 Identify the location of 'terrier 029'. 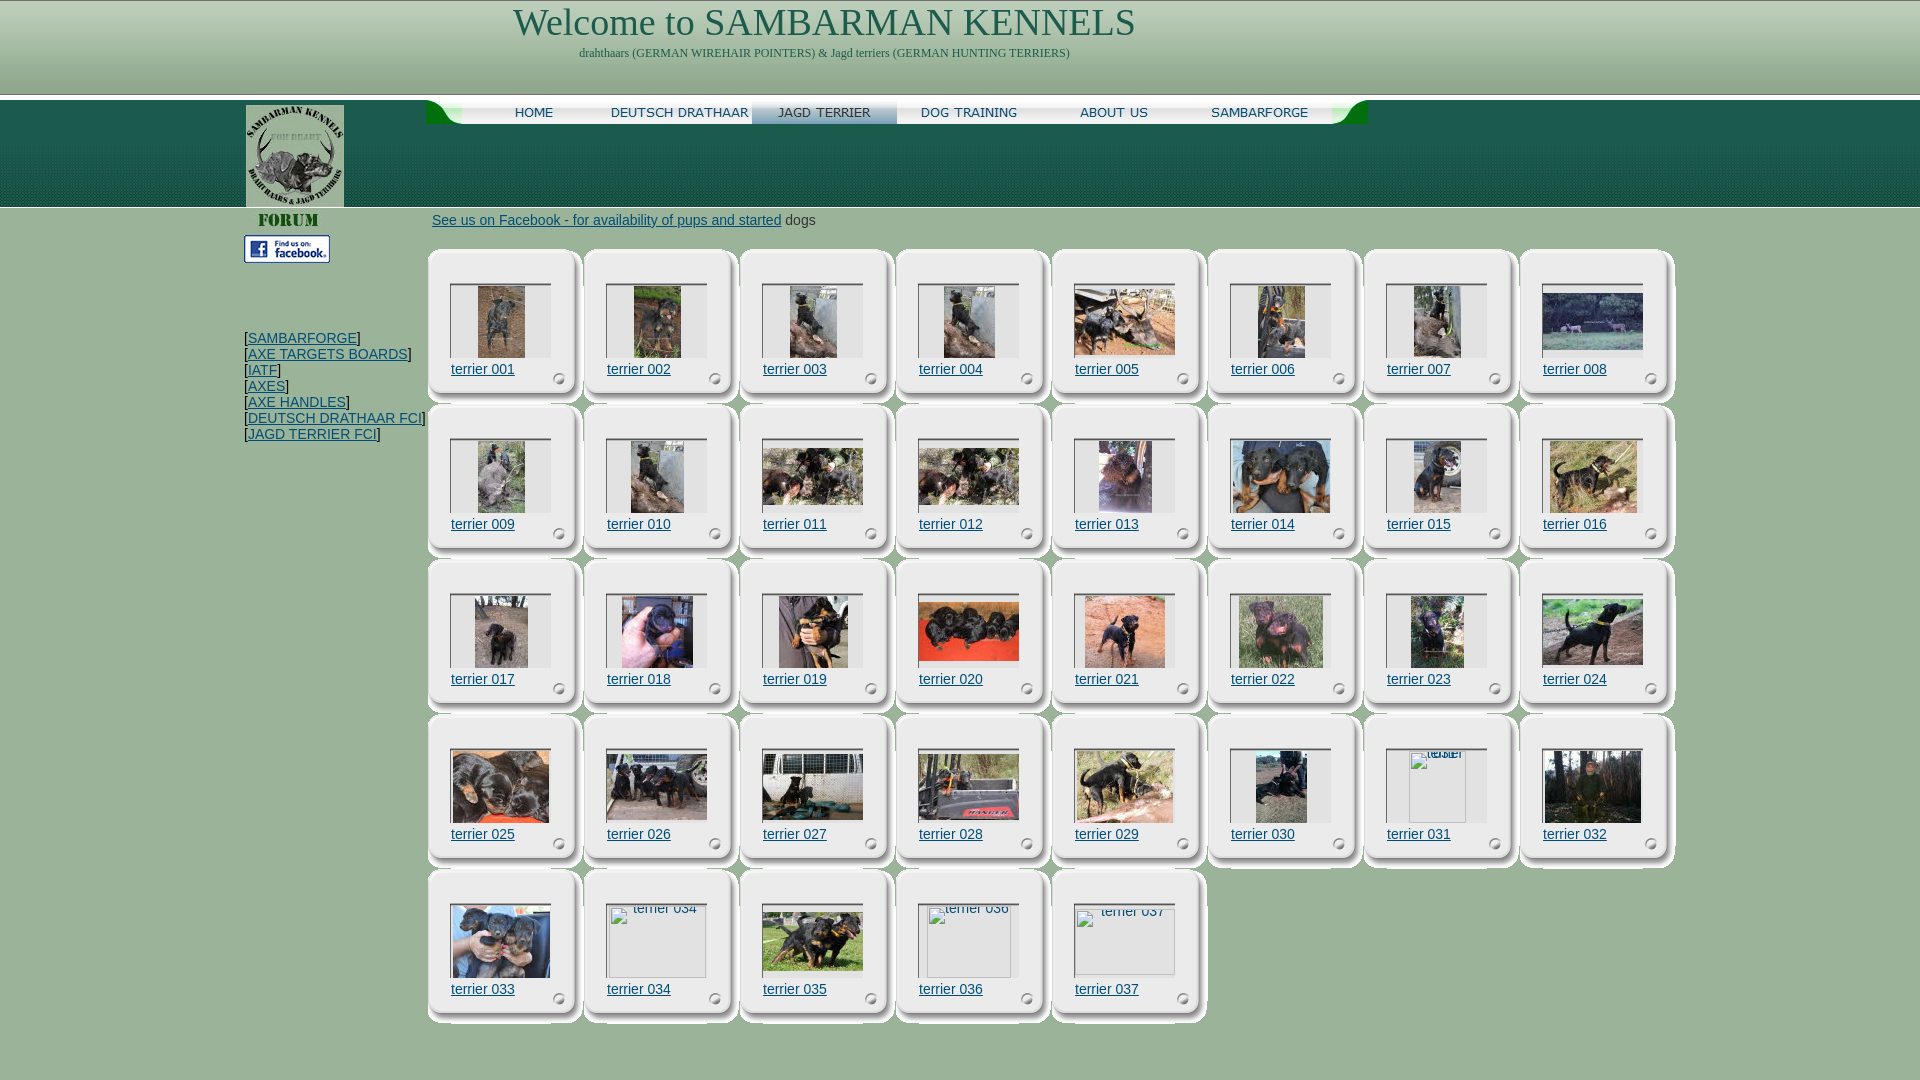
(1075, 785).